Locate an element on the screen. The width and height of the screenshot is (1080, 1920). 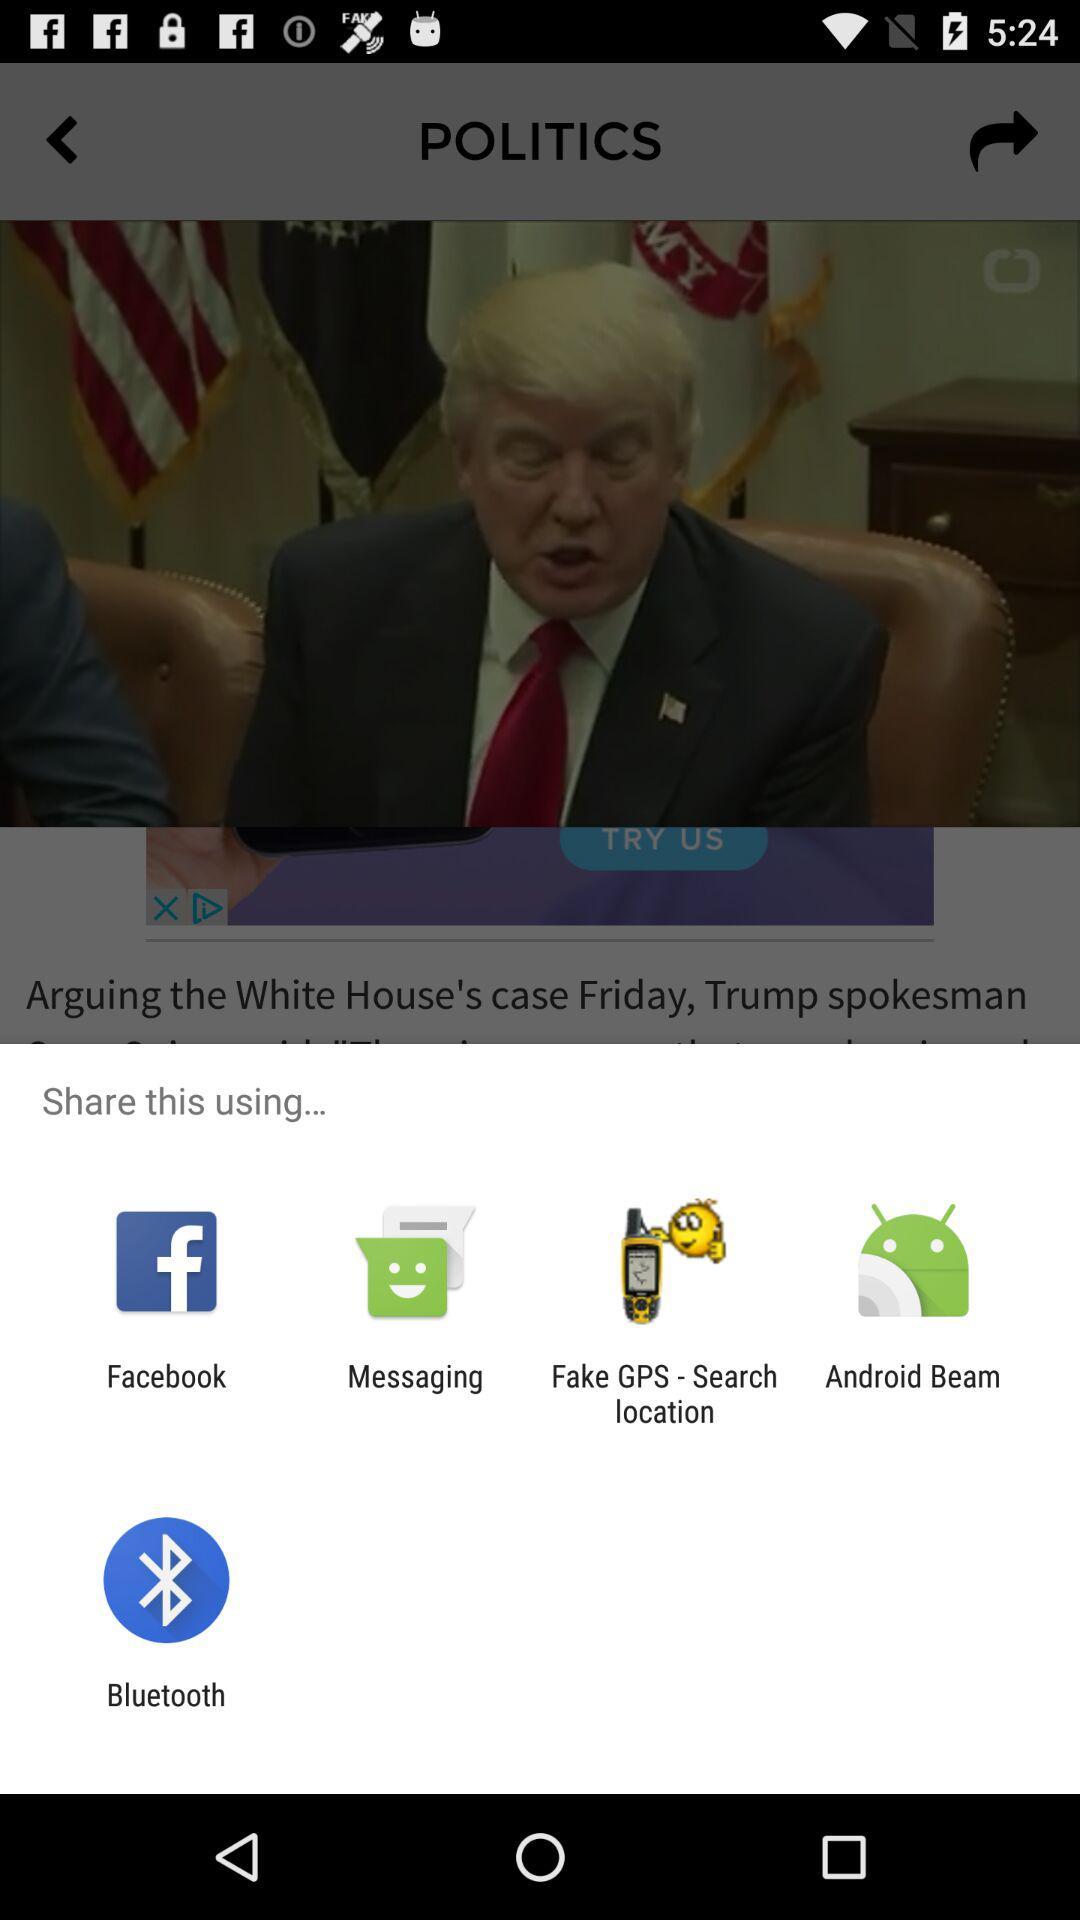
the app next to messaging icon is located at coordinates (664, 1392).